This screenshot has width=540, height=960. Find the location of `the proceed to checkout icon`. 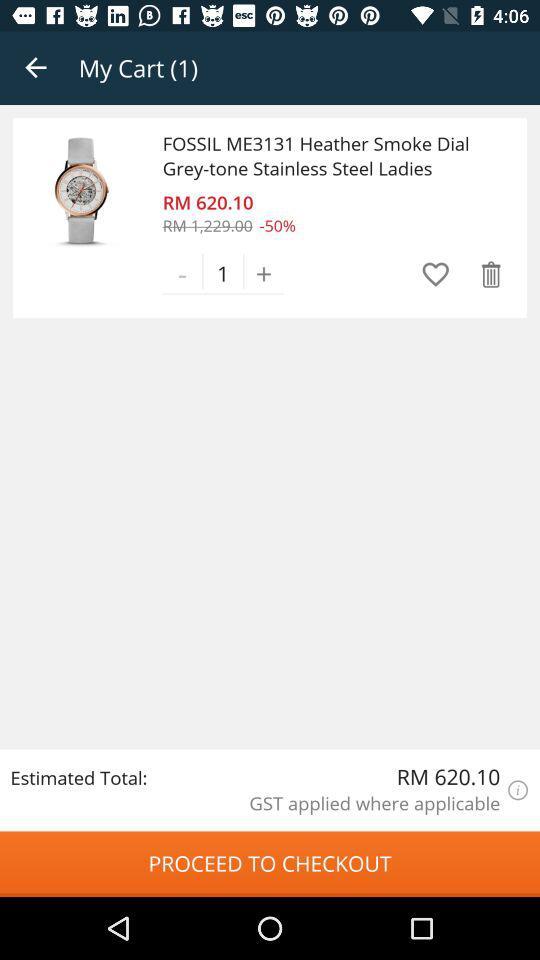

the proceed to checkout icon is located at coordinates (270, 863).